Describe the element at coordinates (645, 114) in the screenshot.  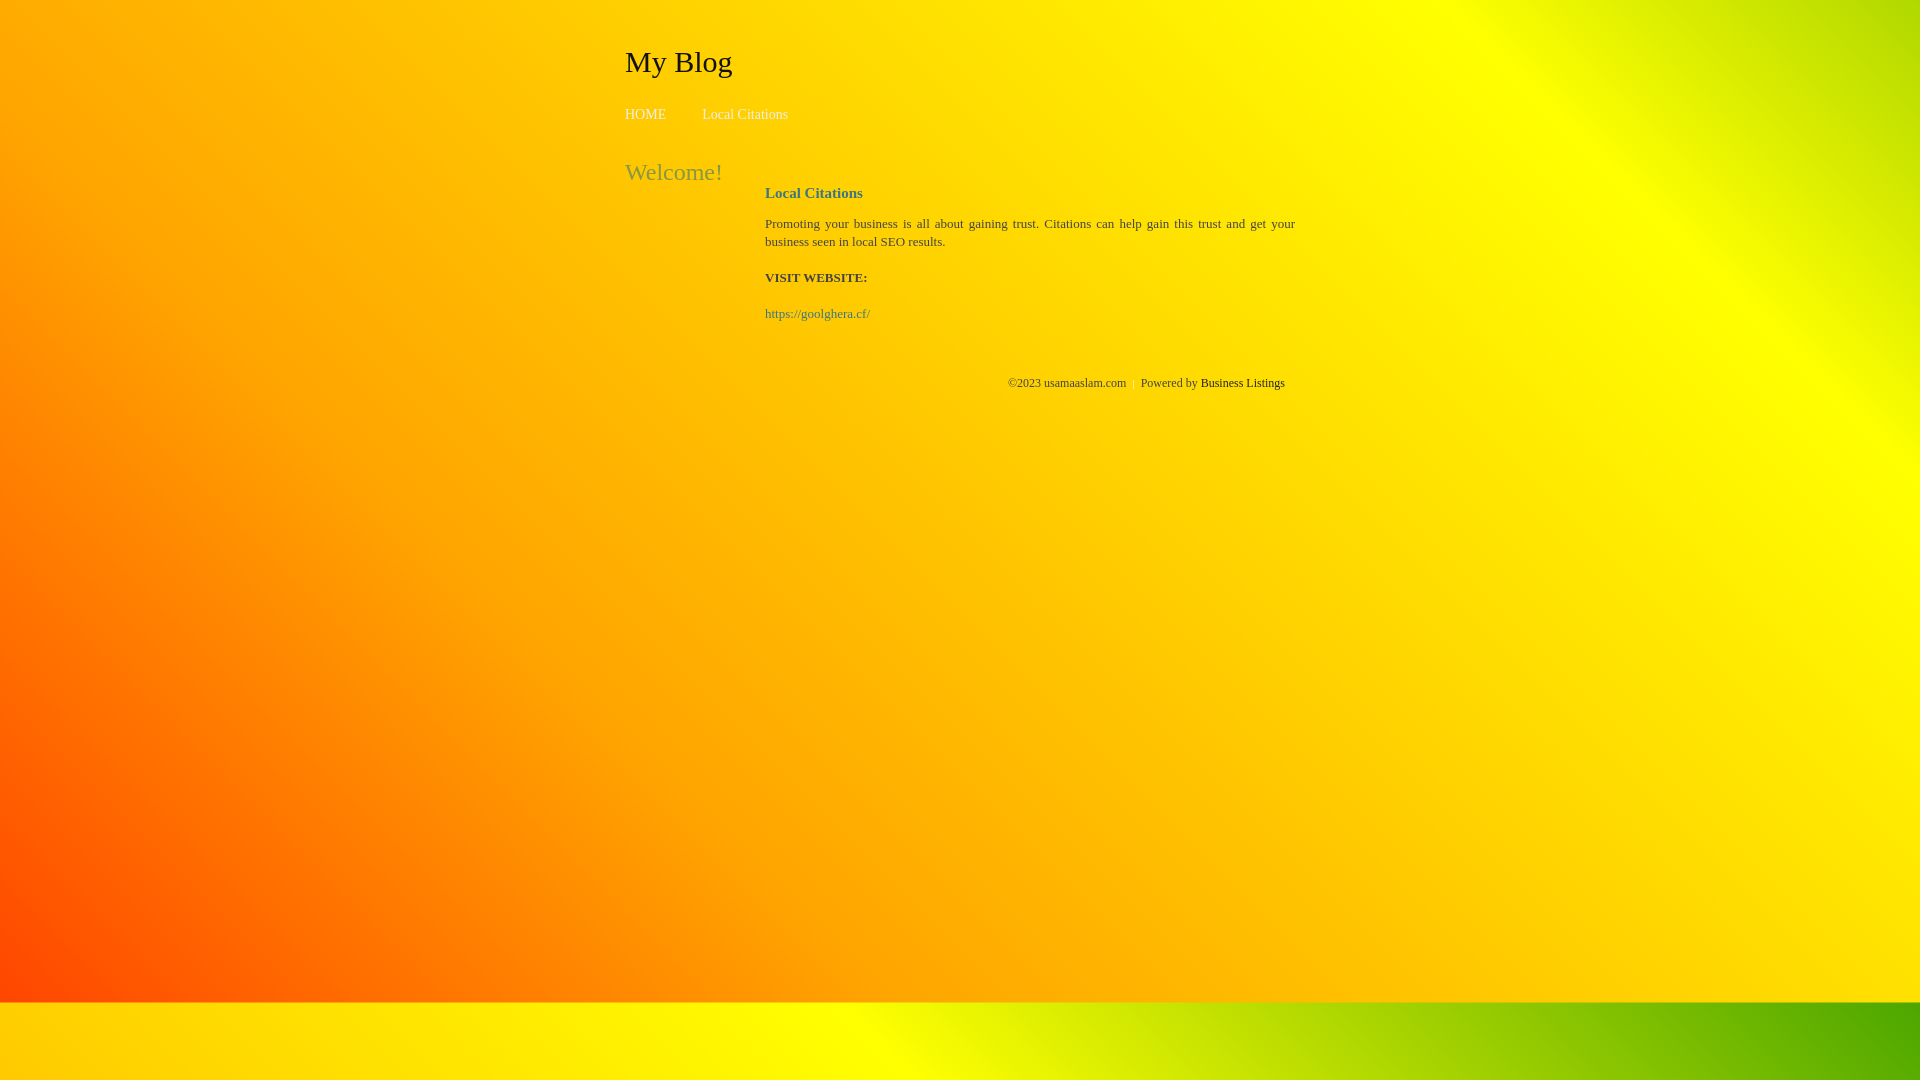
I see `'HOME'` at that location.